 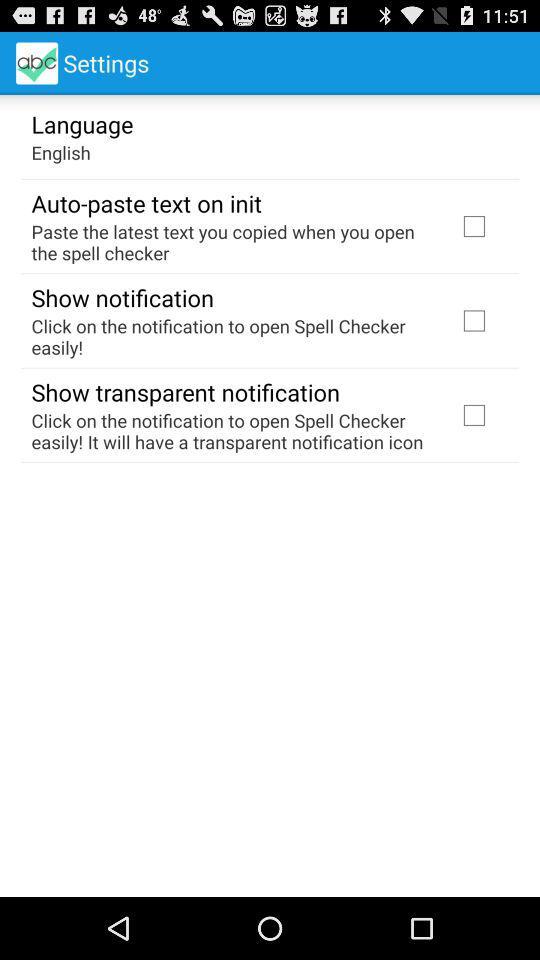 What do you see at coordinates (230, 241) in the screenshot?
I see `icon above the show notification` at bounding box center [230, 241].